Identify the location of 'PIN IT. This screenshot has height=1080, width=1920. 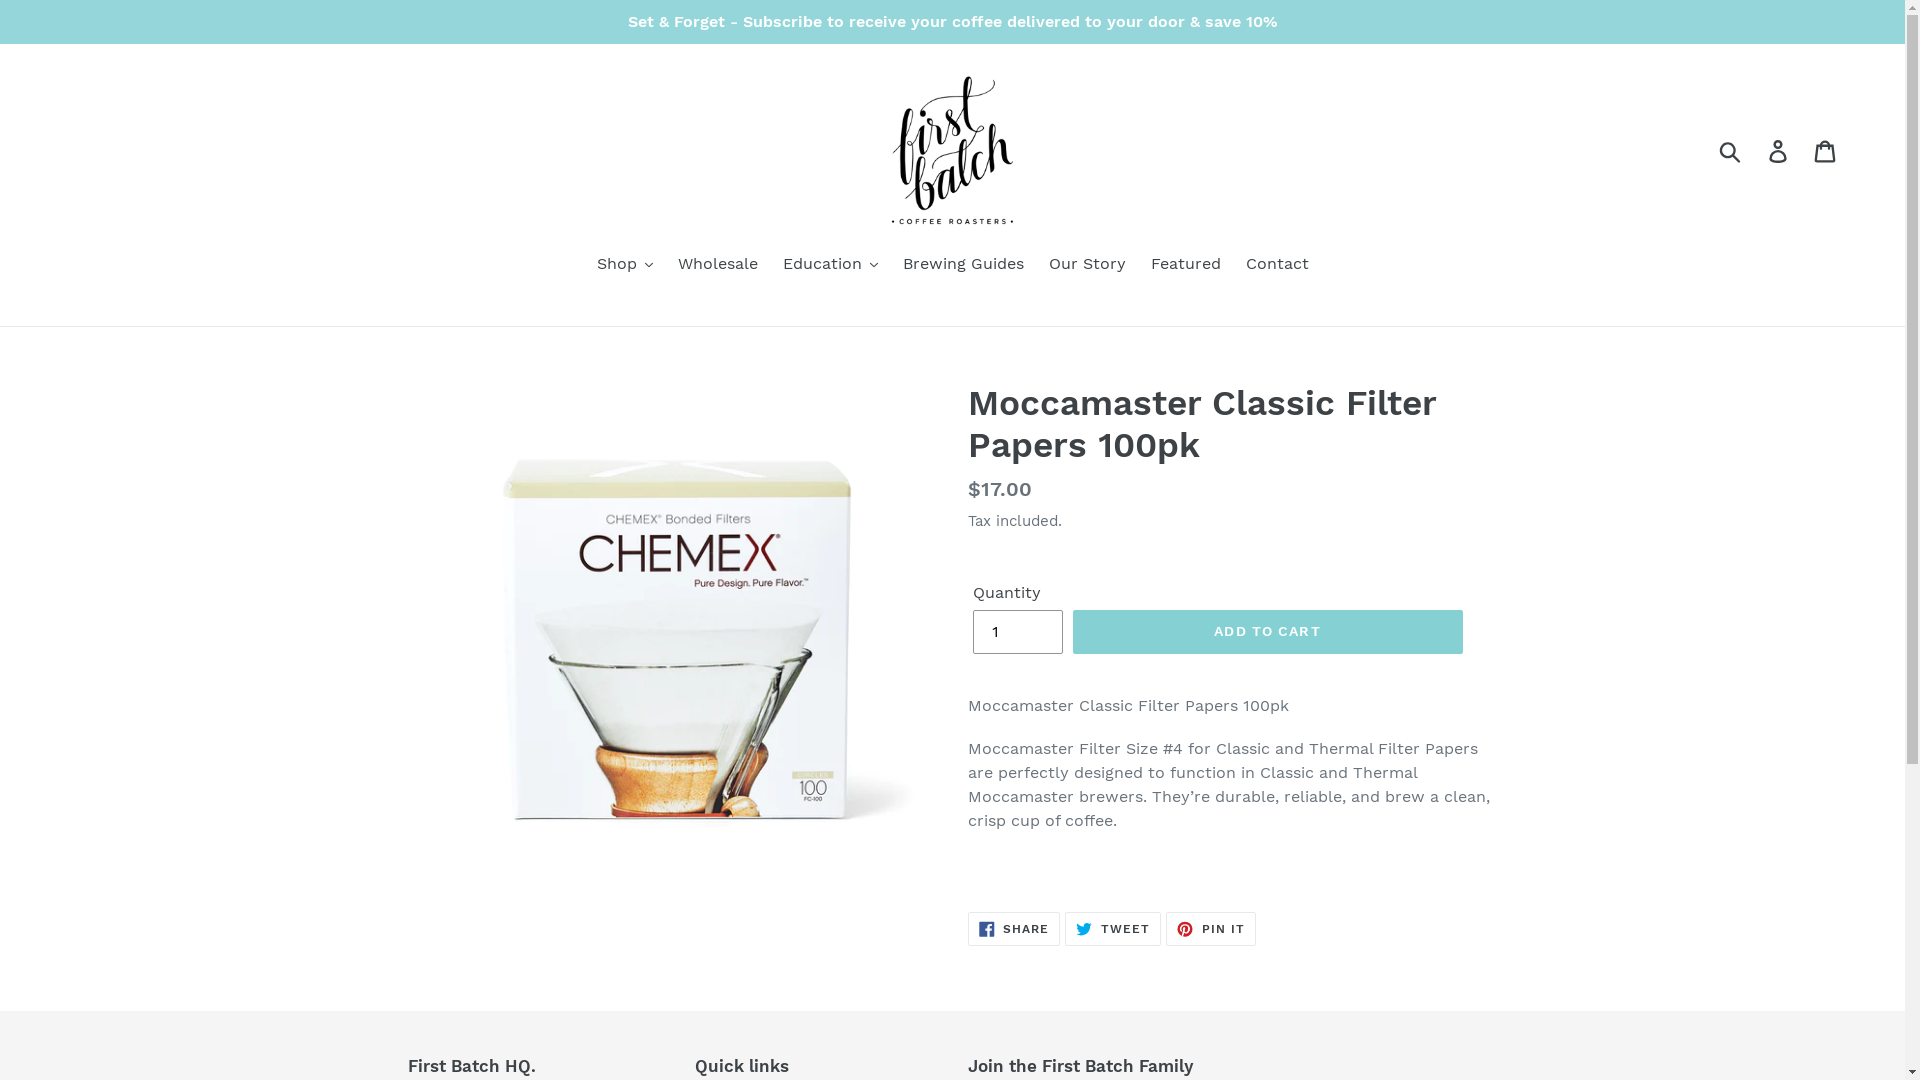
(1209, 929).